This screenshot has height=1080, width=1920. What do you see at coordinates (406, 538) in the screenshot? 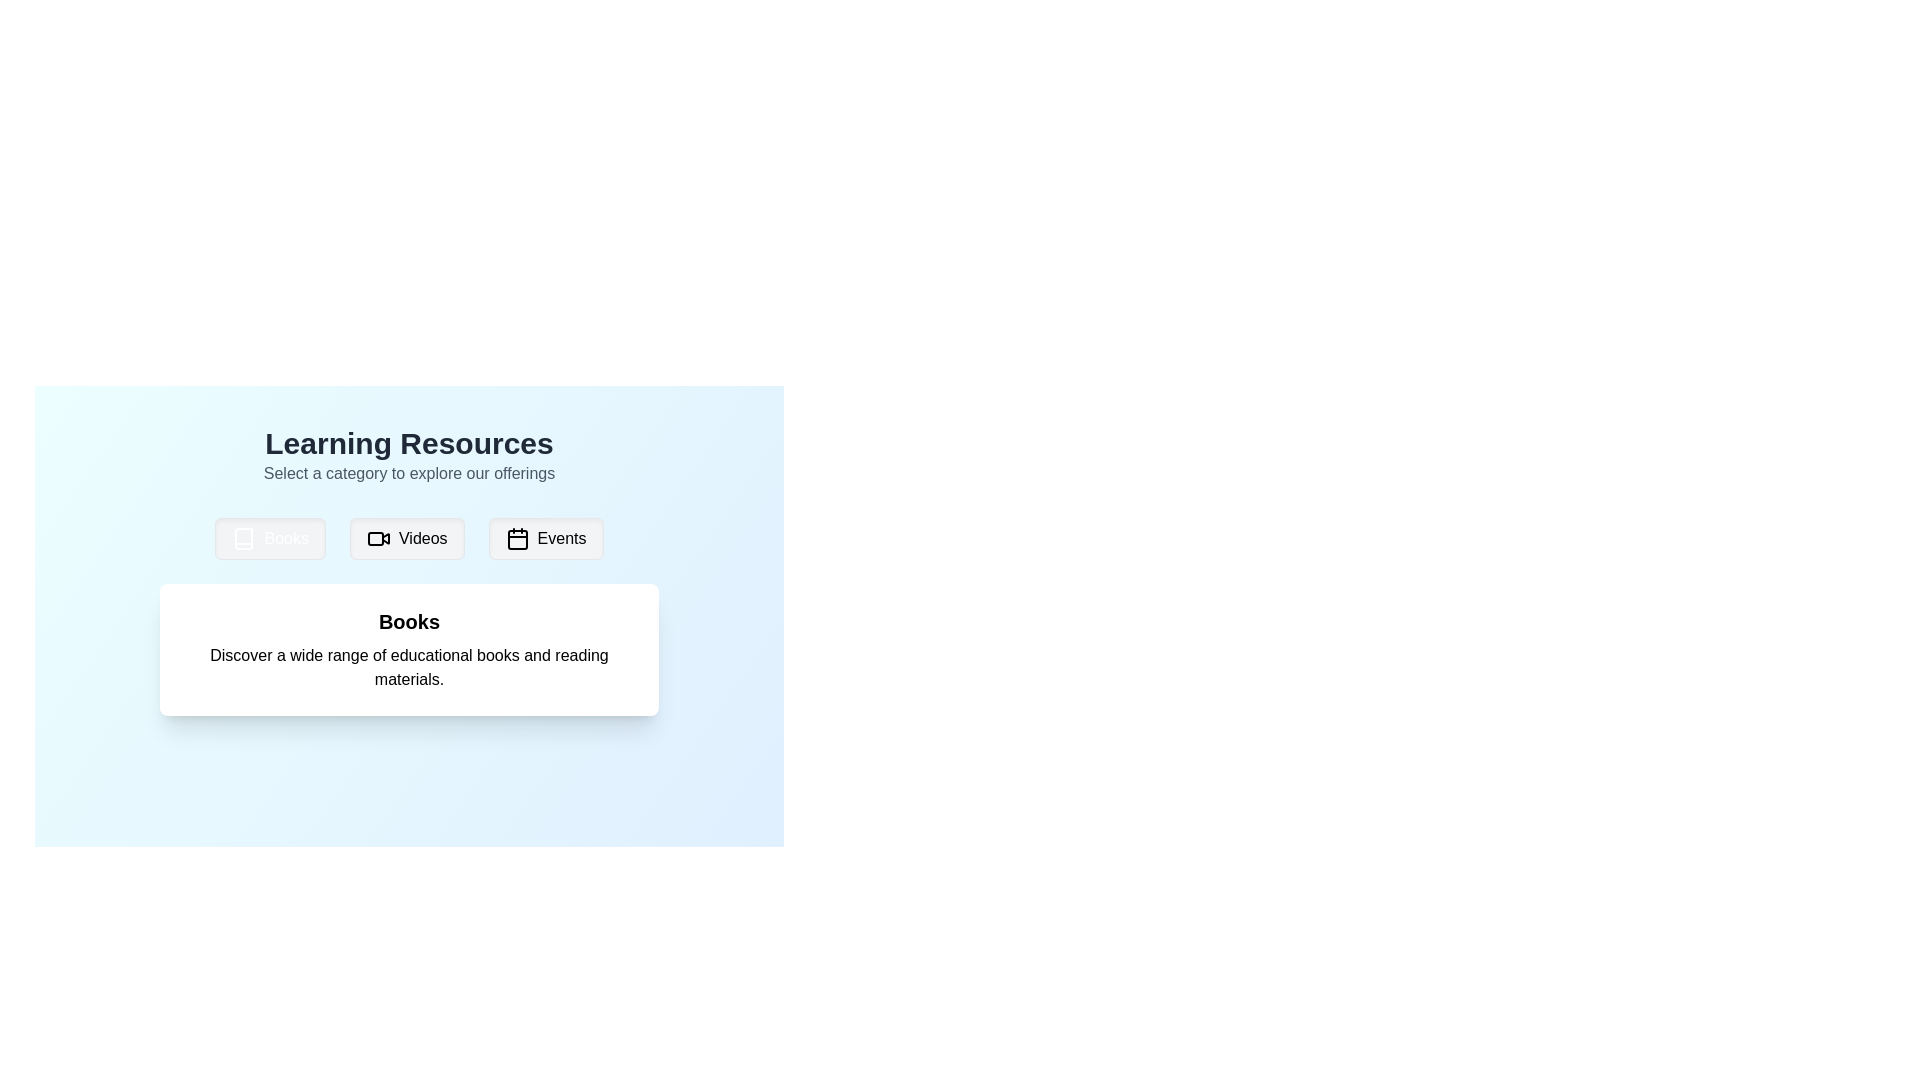
I see `the 'Videos' button, which is located in the middle of a horizontal row of three buttons beneath the 'Learning Resources' header, to trigger a visual effect` at bounding box center [406, 538].